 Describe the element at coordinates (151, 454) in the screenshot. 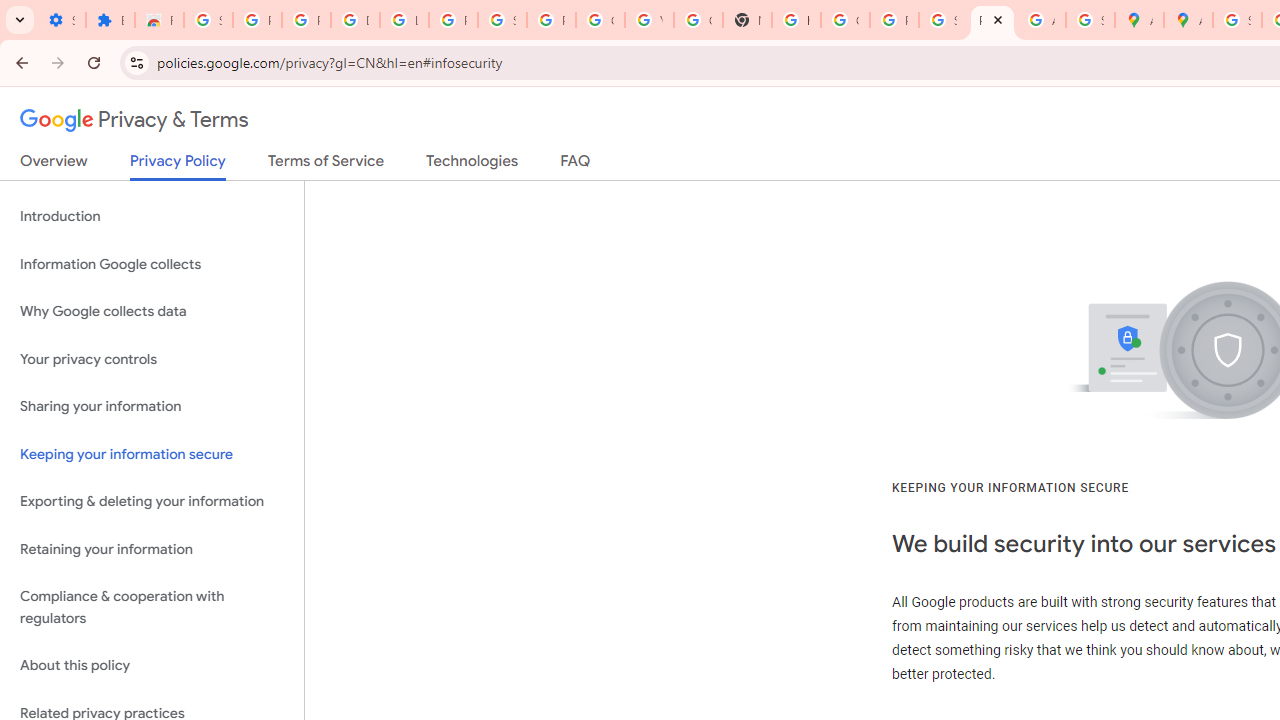

I see `'Keeping your information secure'` at that location.